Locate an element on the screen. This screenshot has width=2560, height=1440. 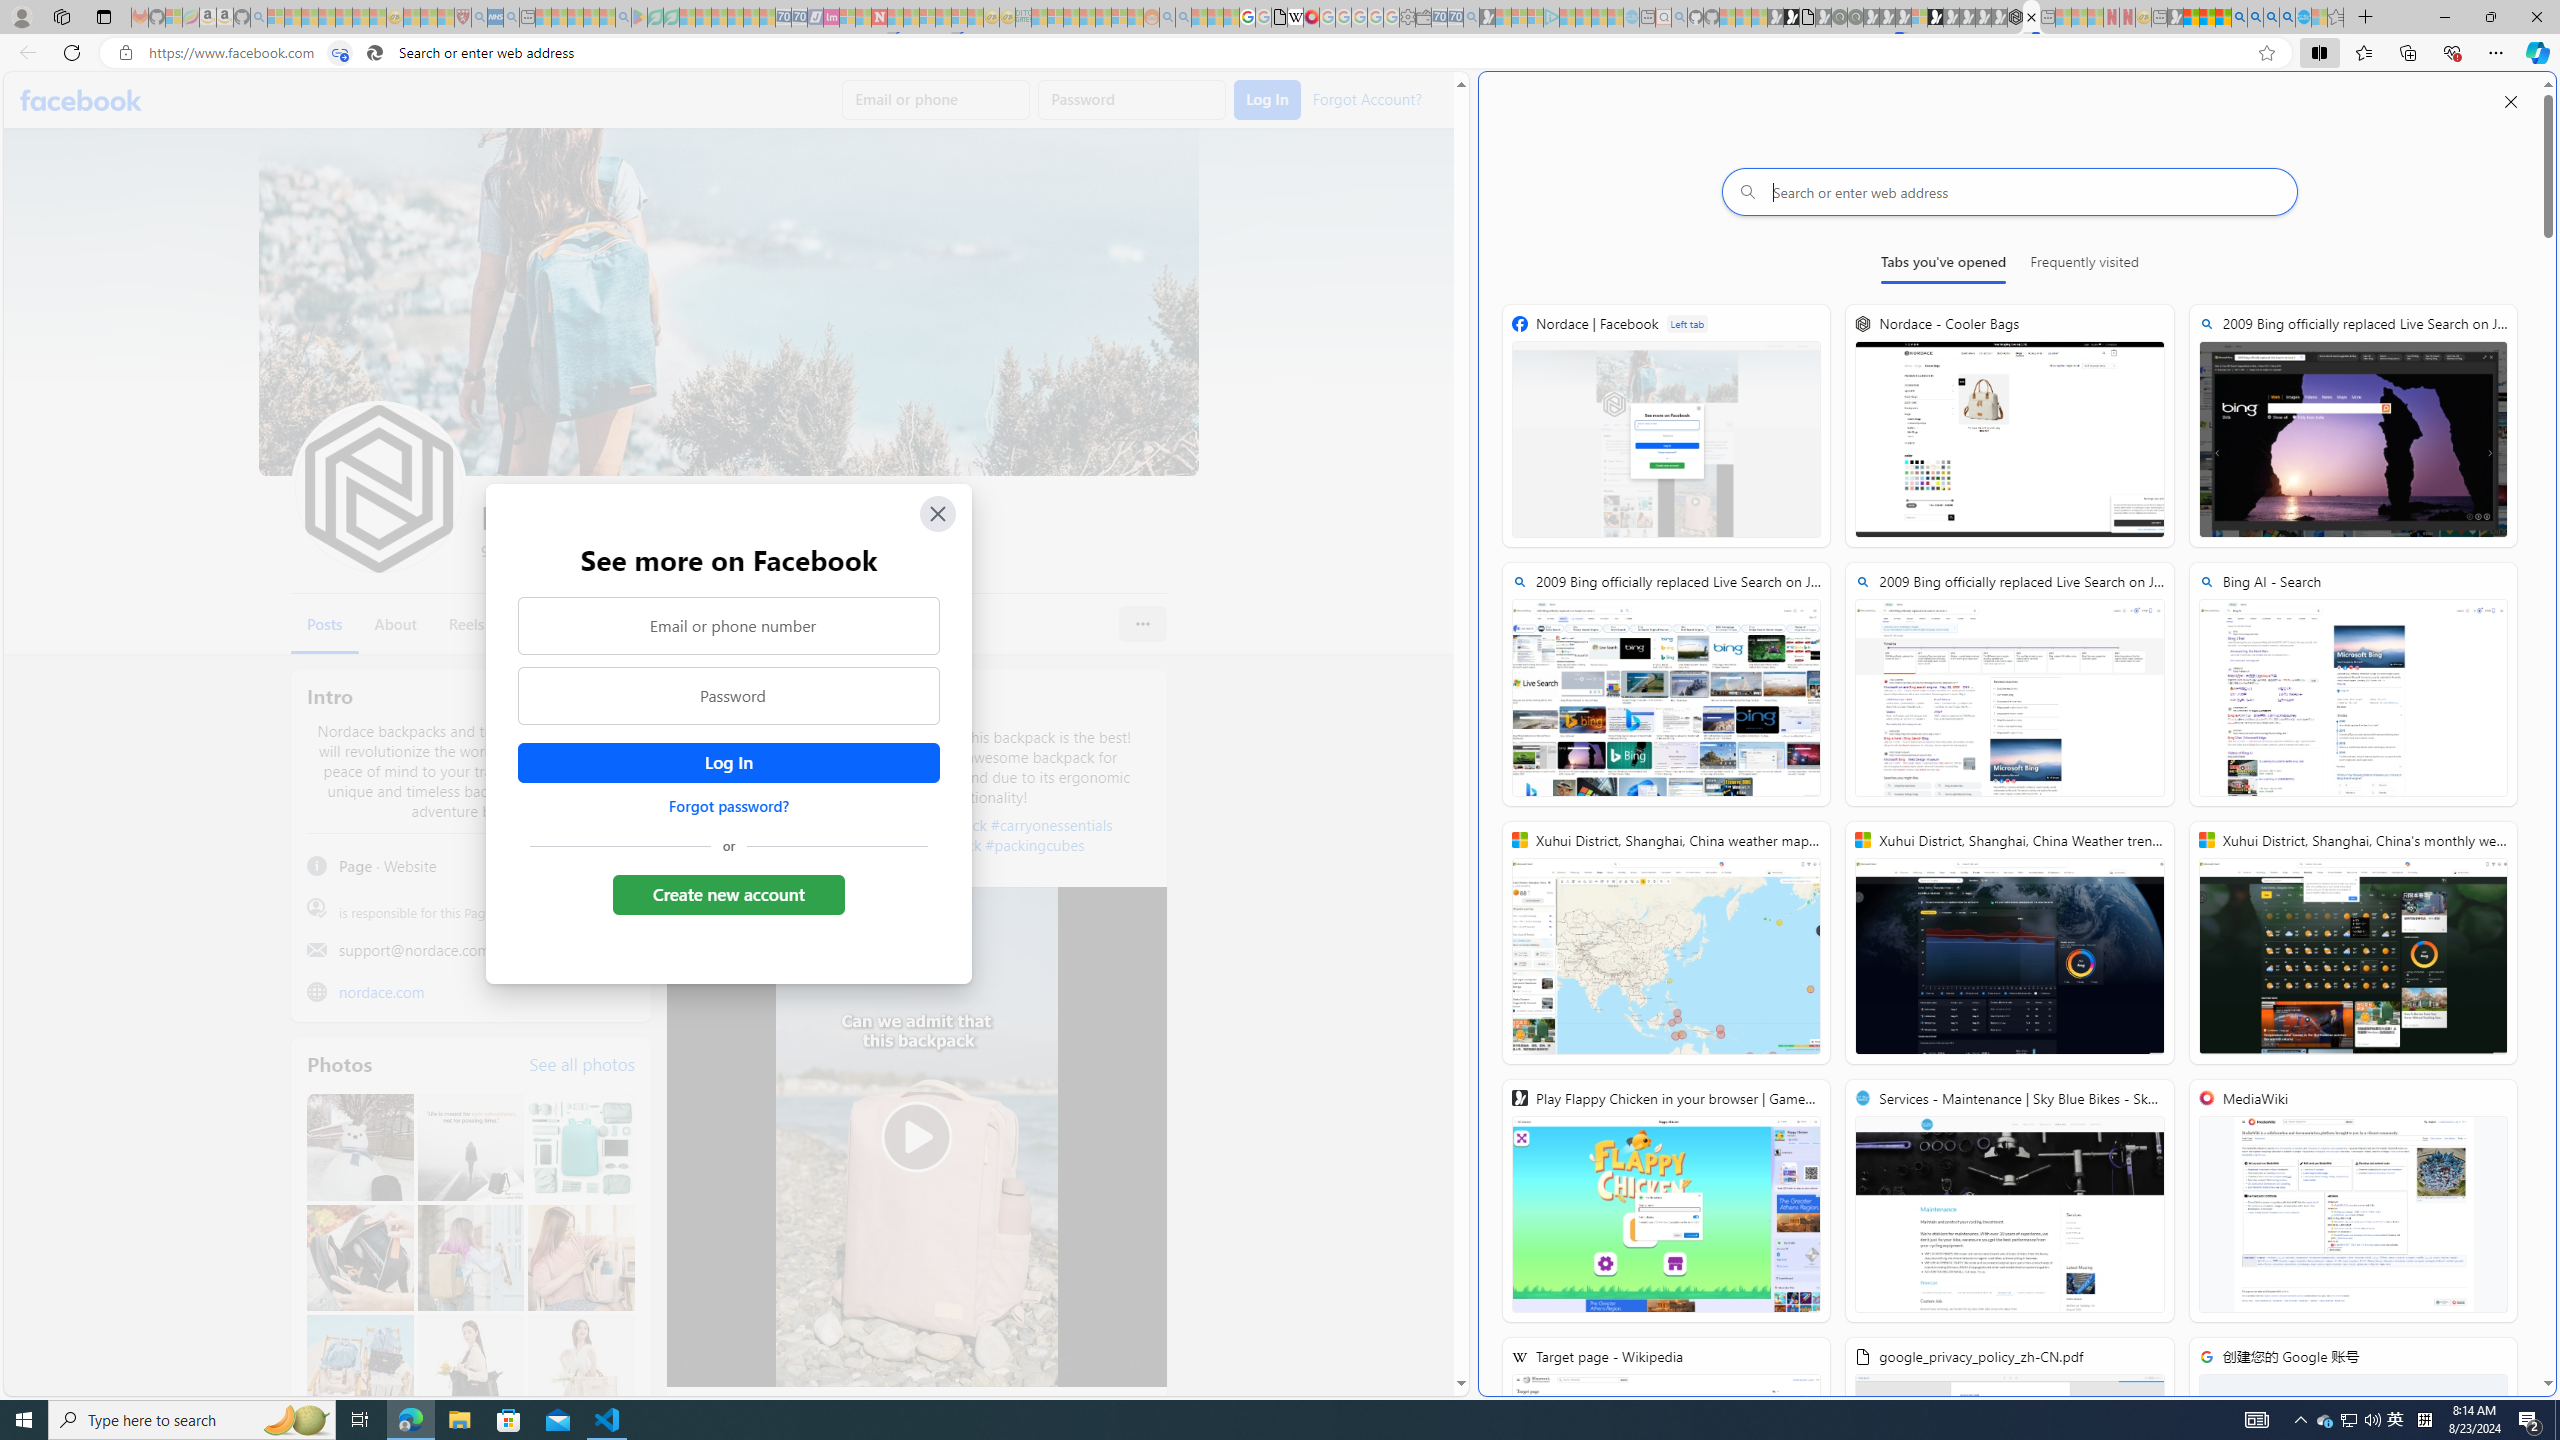
'Robert H. Shmerling, MD - Harvard Health - Sleeping' is located at coordinates (462, 16).